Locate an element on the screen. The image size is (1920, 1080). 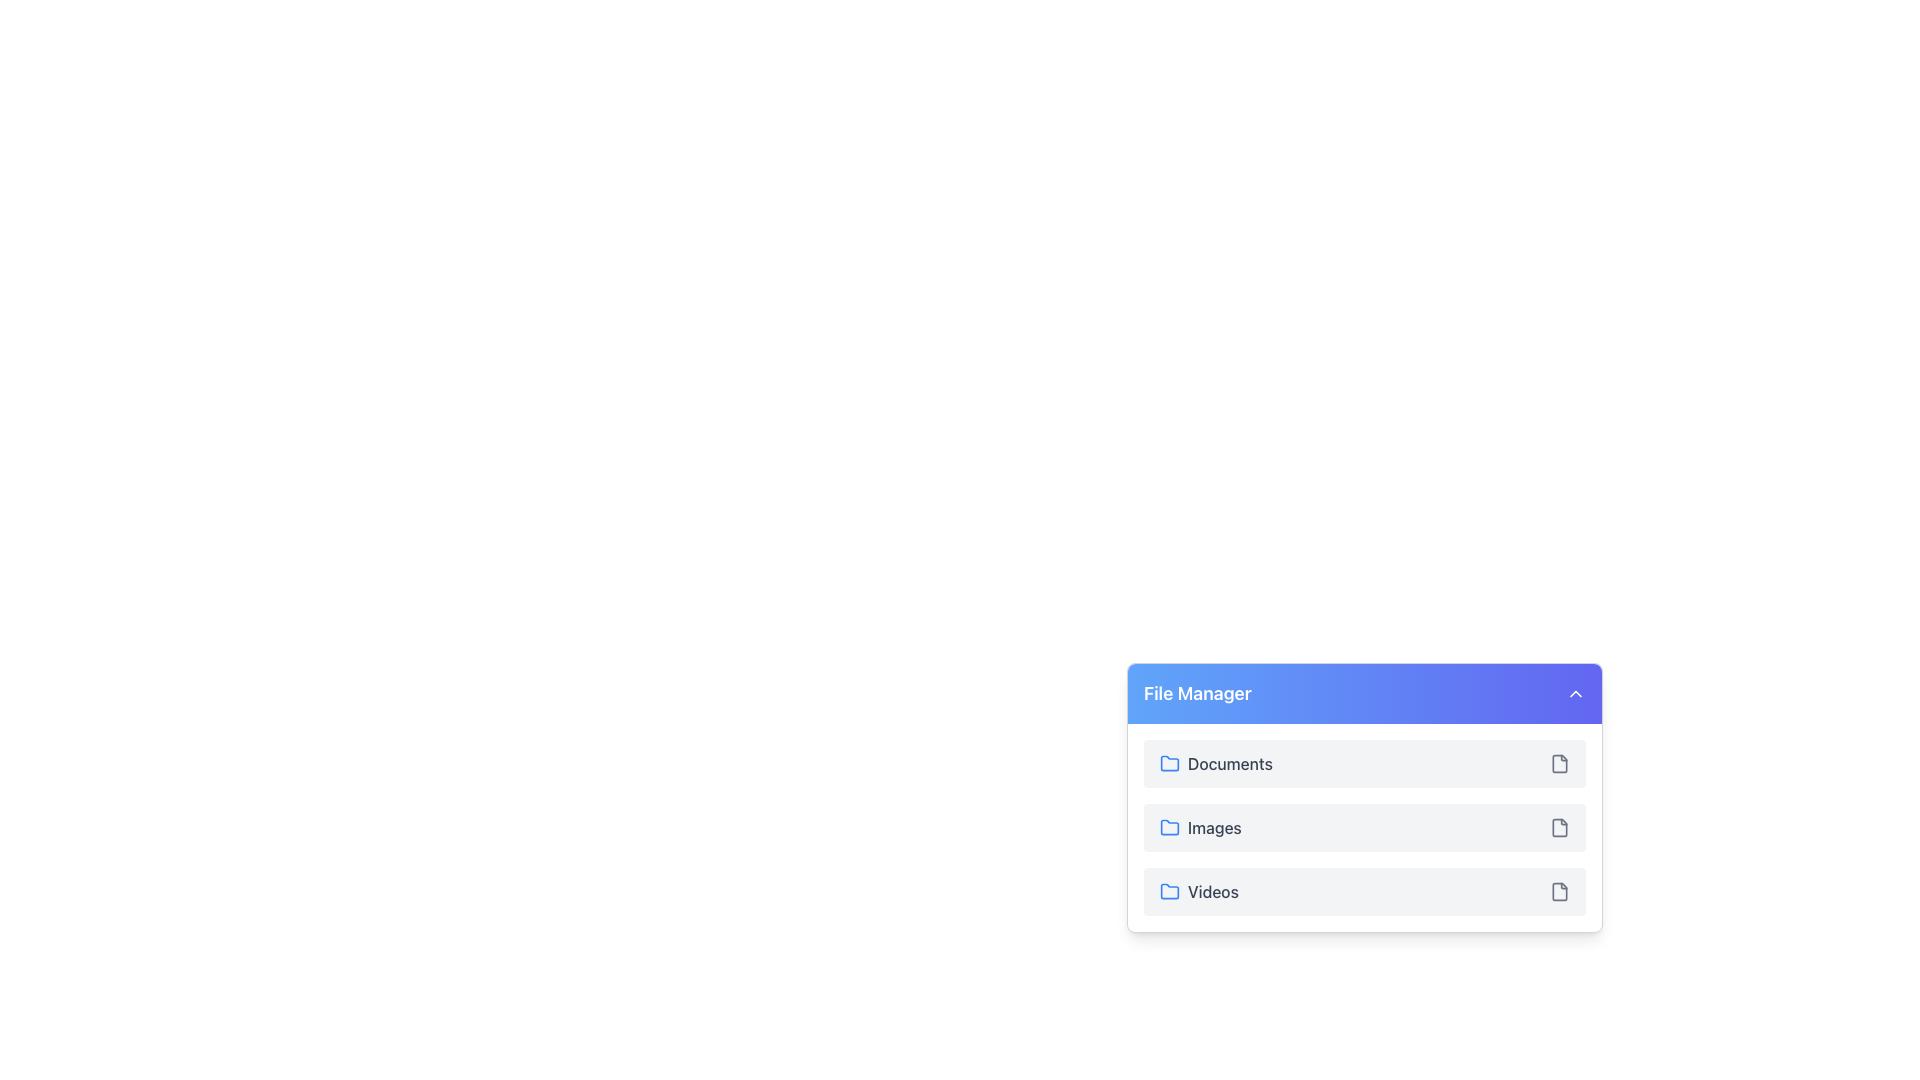
the 'Images' section in the File Manager is located at coordinates (1363, 828).